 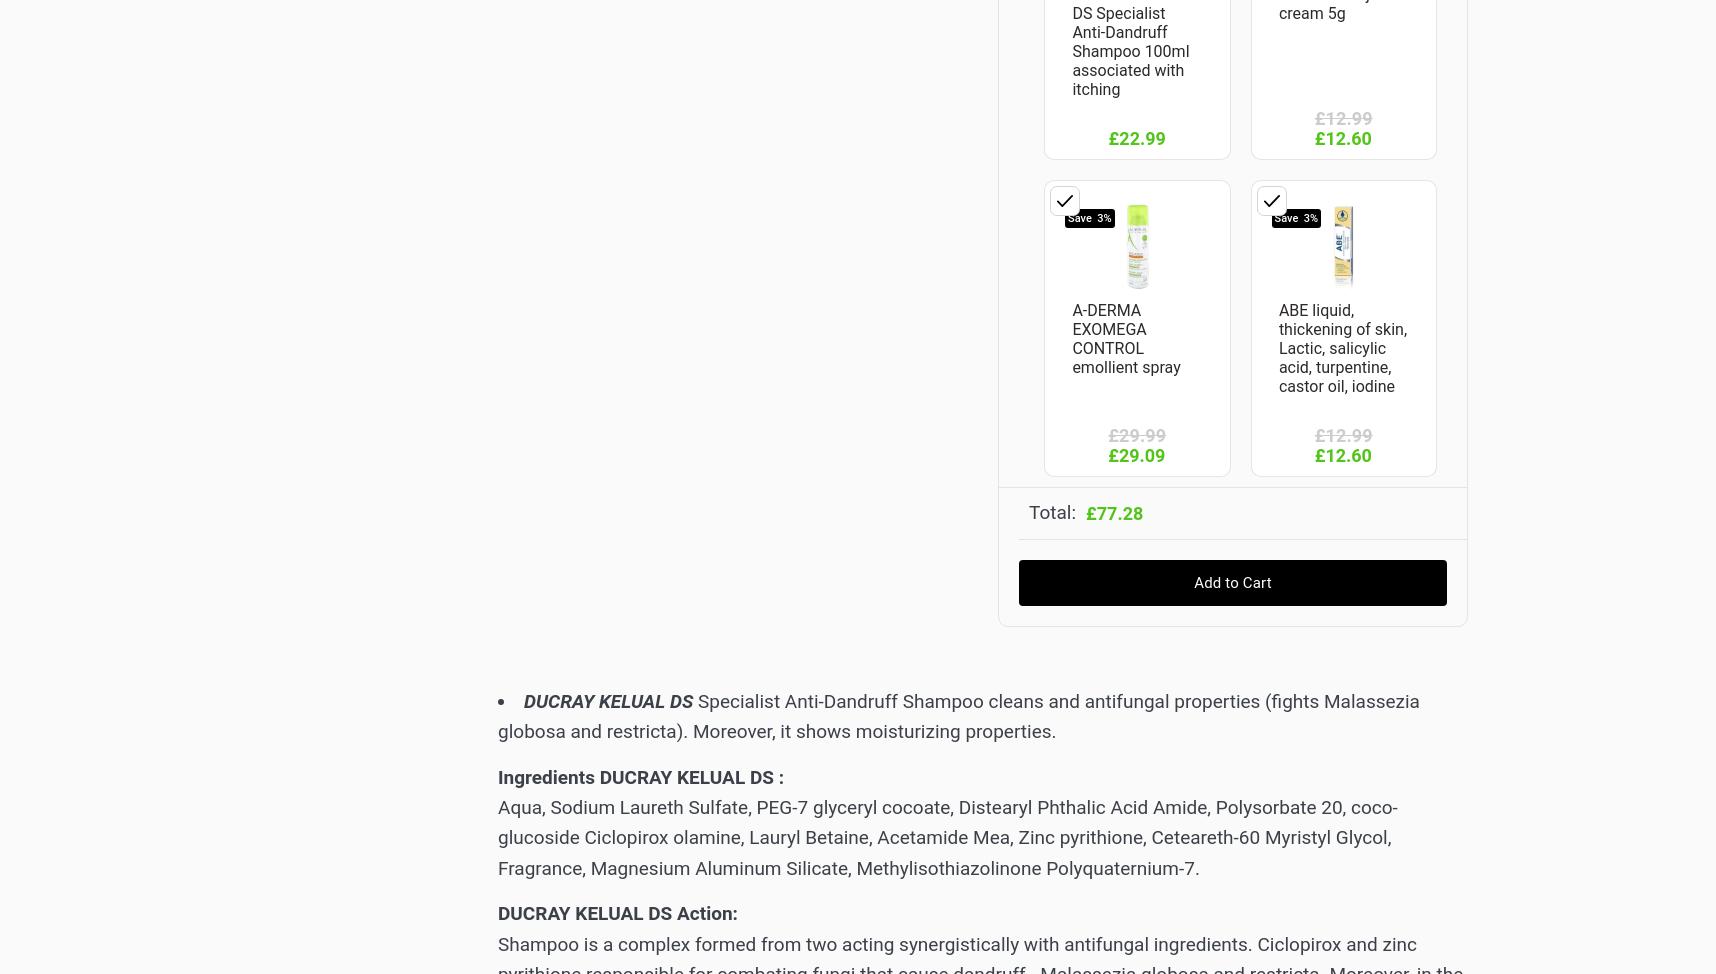 I want to click on 'Total:', so click(x=1052, y=512).